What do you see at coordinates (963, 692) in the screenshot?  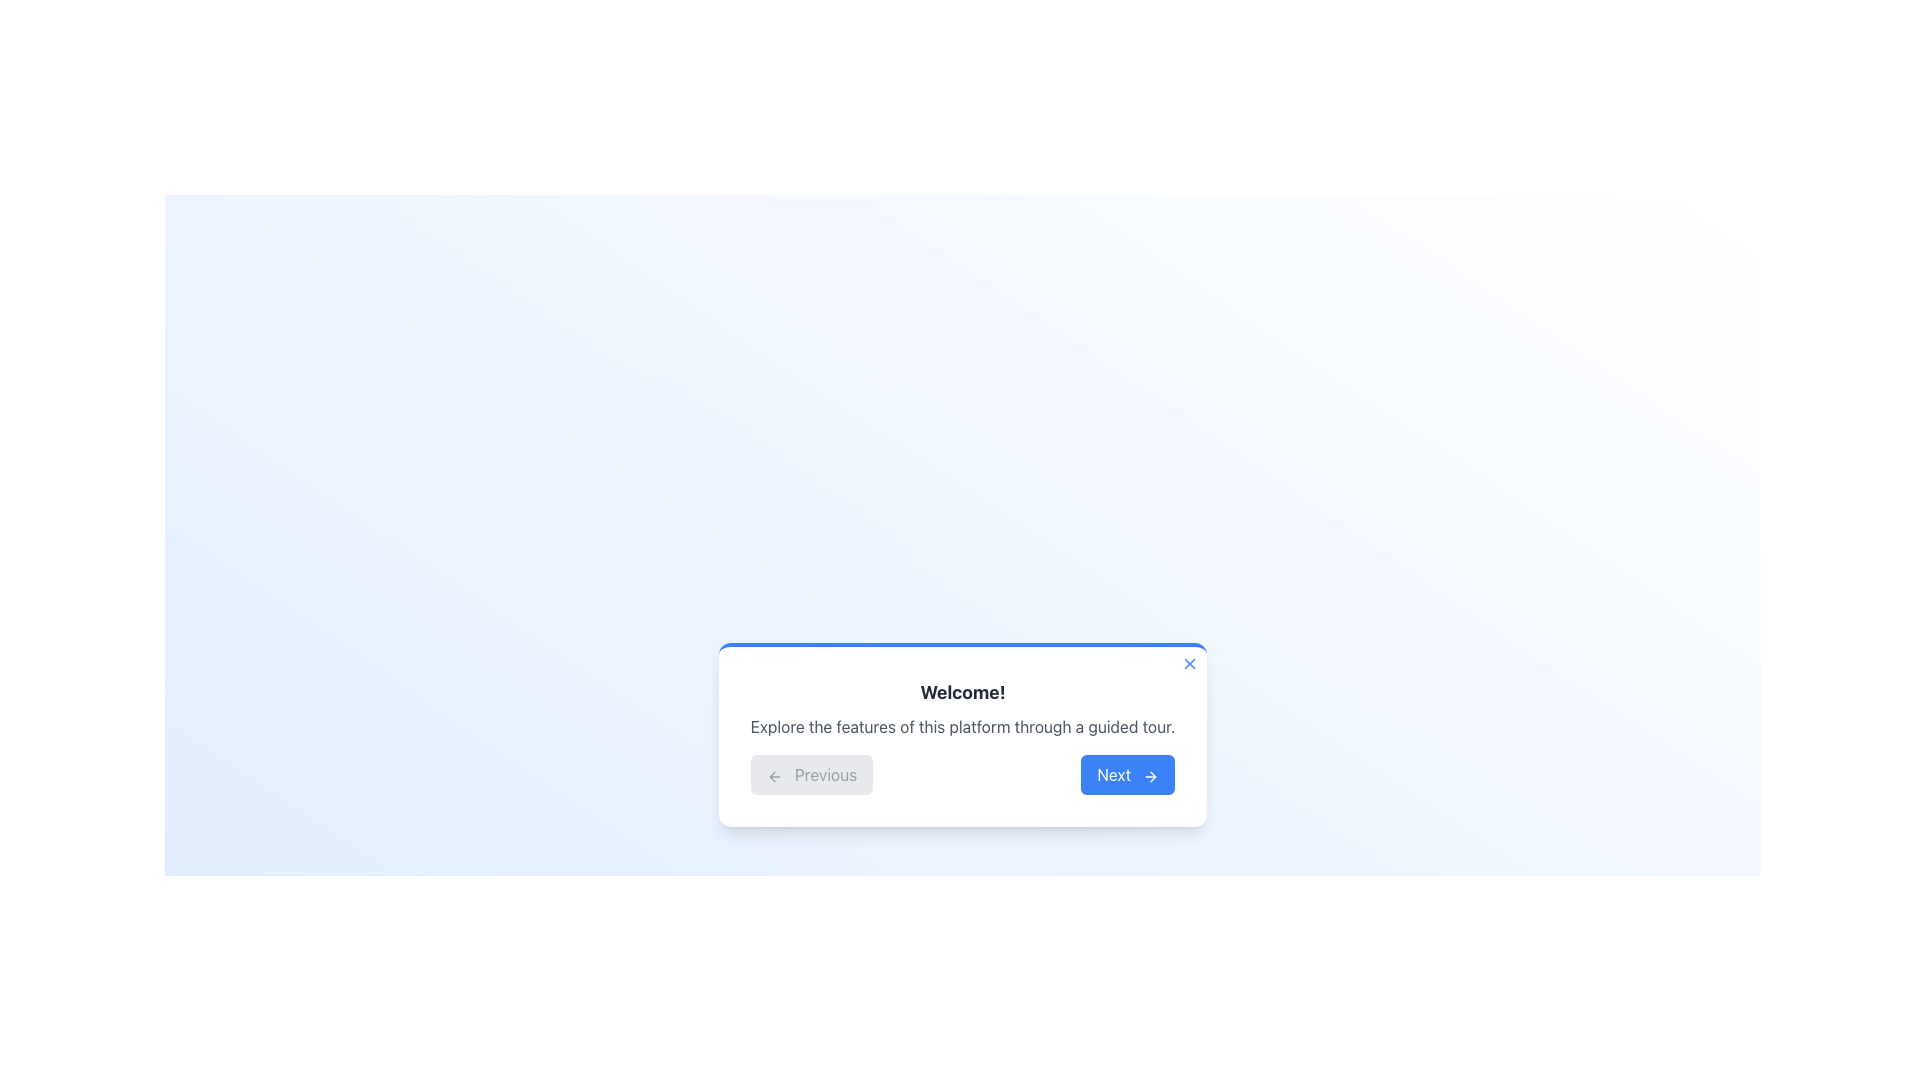 I see `the heading text displaying 'Welcome!' which is styled in bold, black font and positioned at the top of the modal box` at bounding box center [963, 692].